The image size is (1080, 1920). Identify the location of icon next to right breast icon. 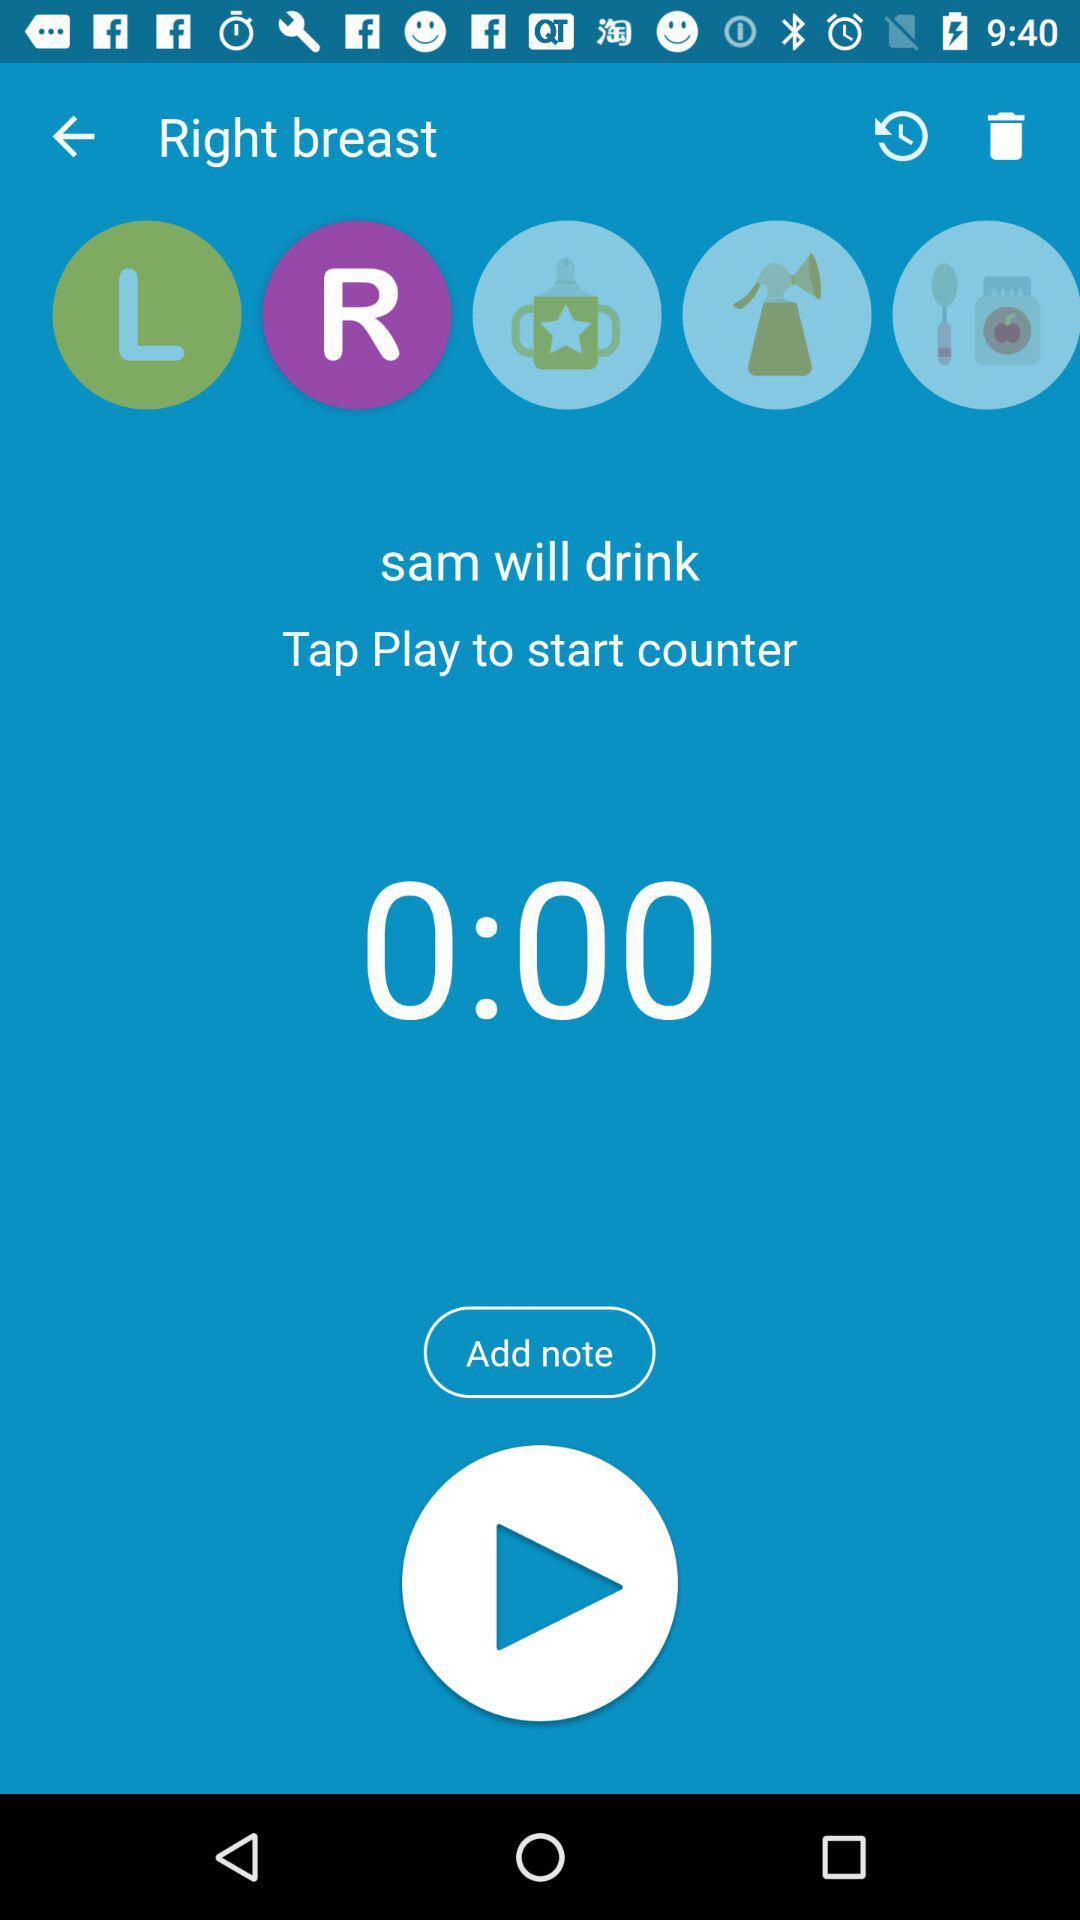
(72, 135).